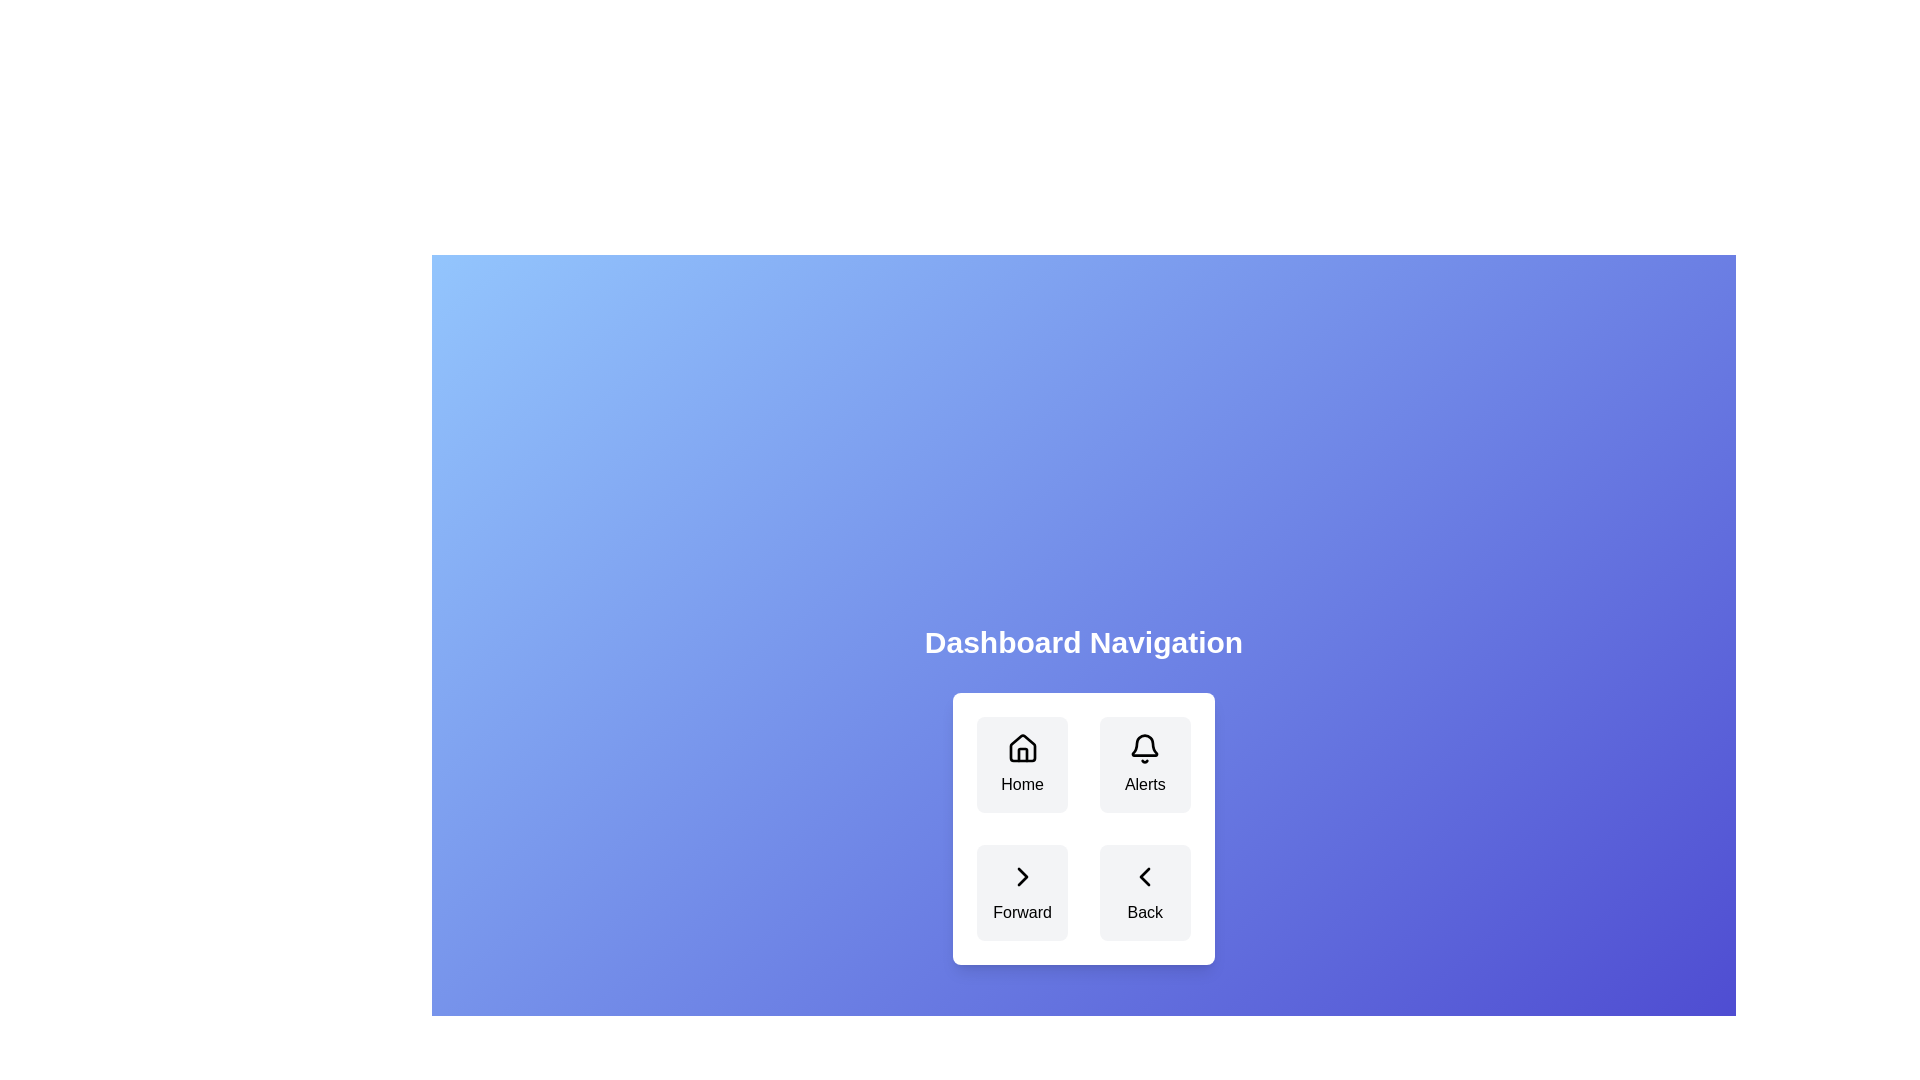 The height and width of the screenshot is (1080, 1920). Describe the element at coordinates (1145, 764) in the screenshot. I see `the 'Alerts' button with the bell icon` at that location.